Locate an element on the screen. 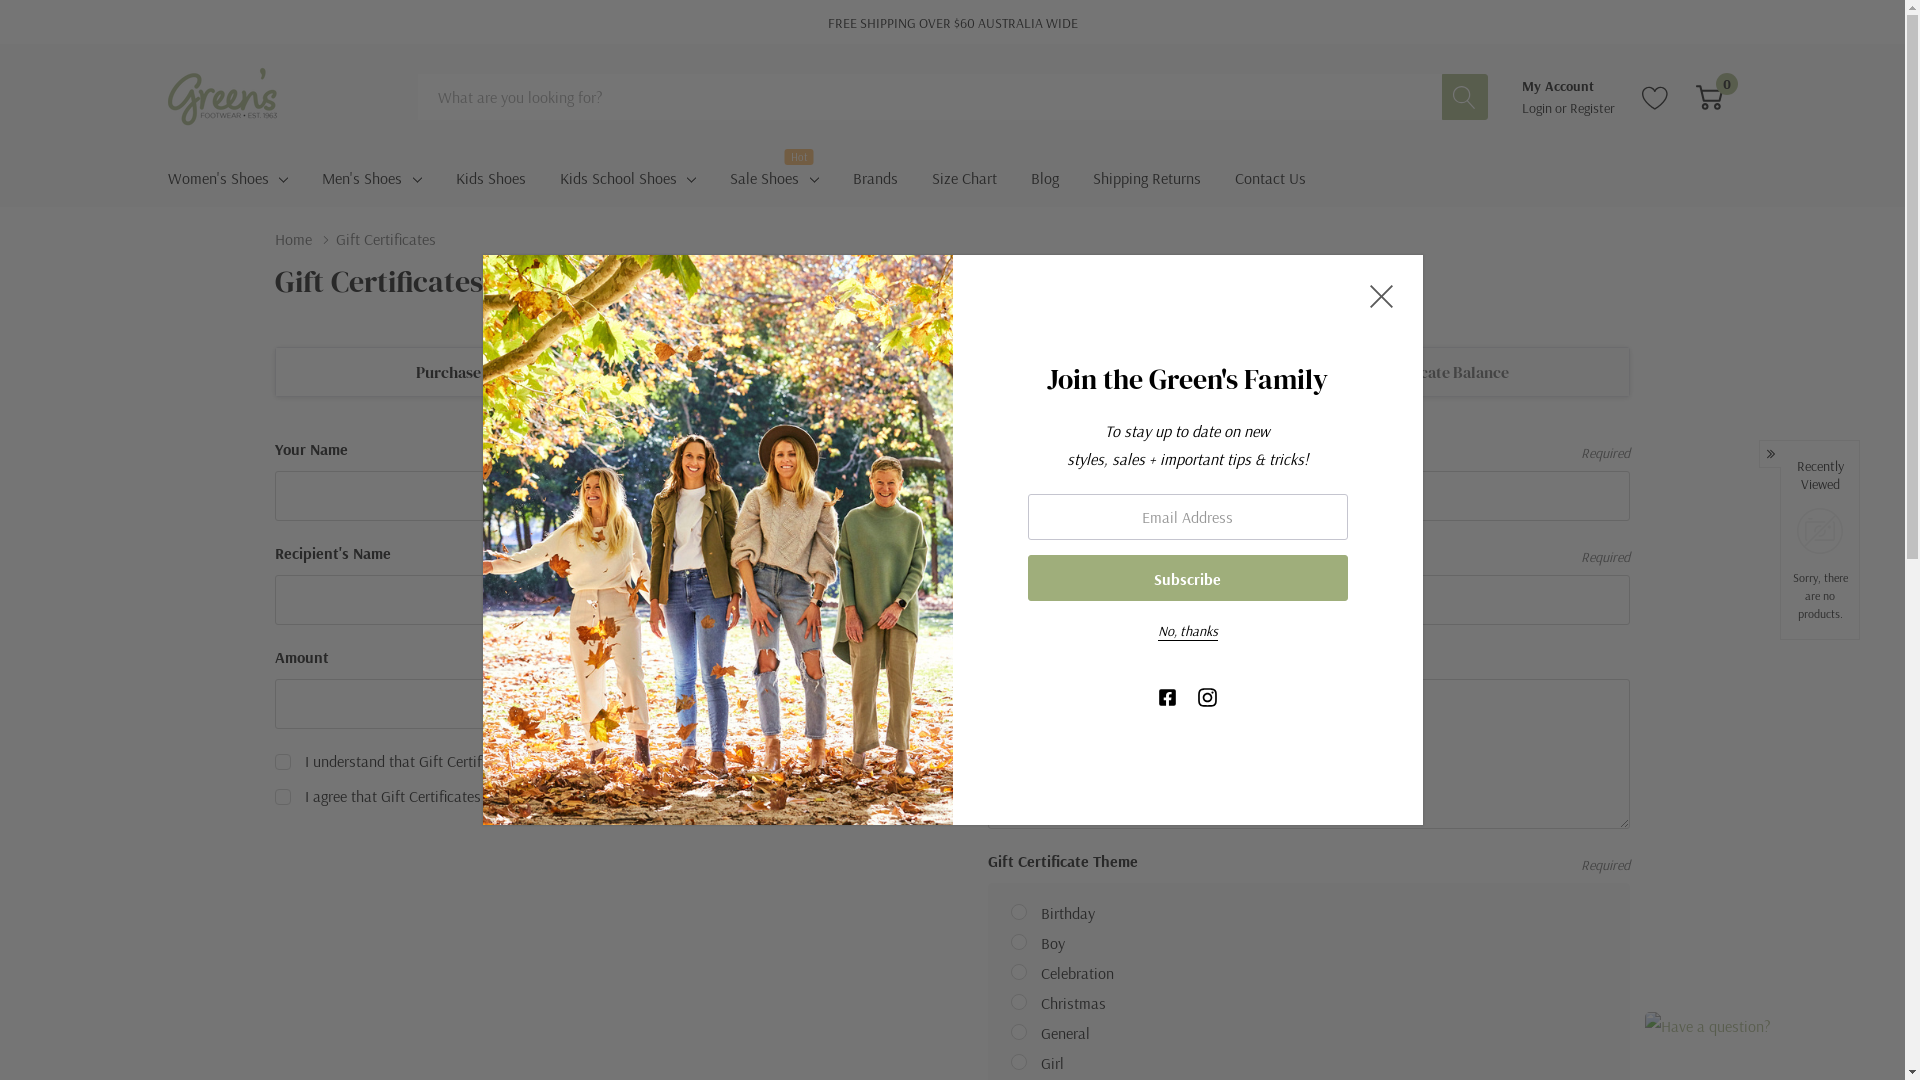  'Greens Footwear Pty Ltd' is located at coordinates (224, 96).